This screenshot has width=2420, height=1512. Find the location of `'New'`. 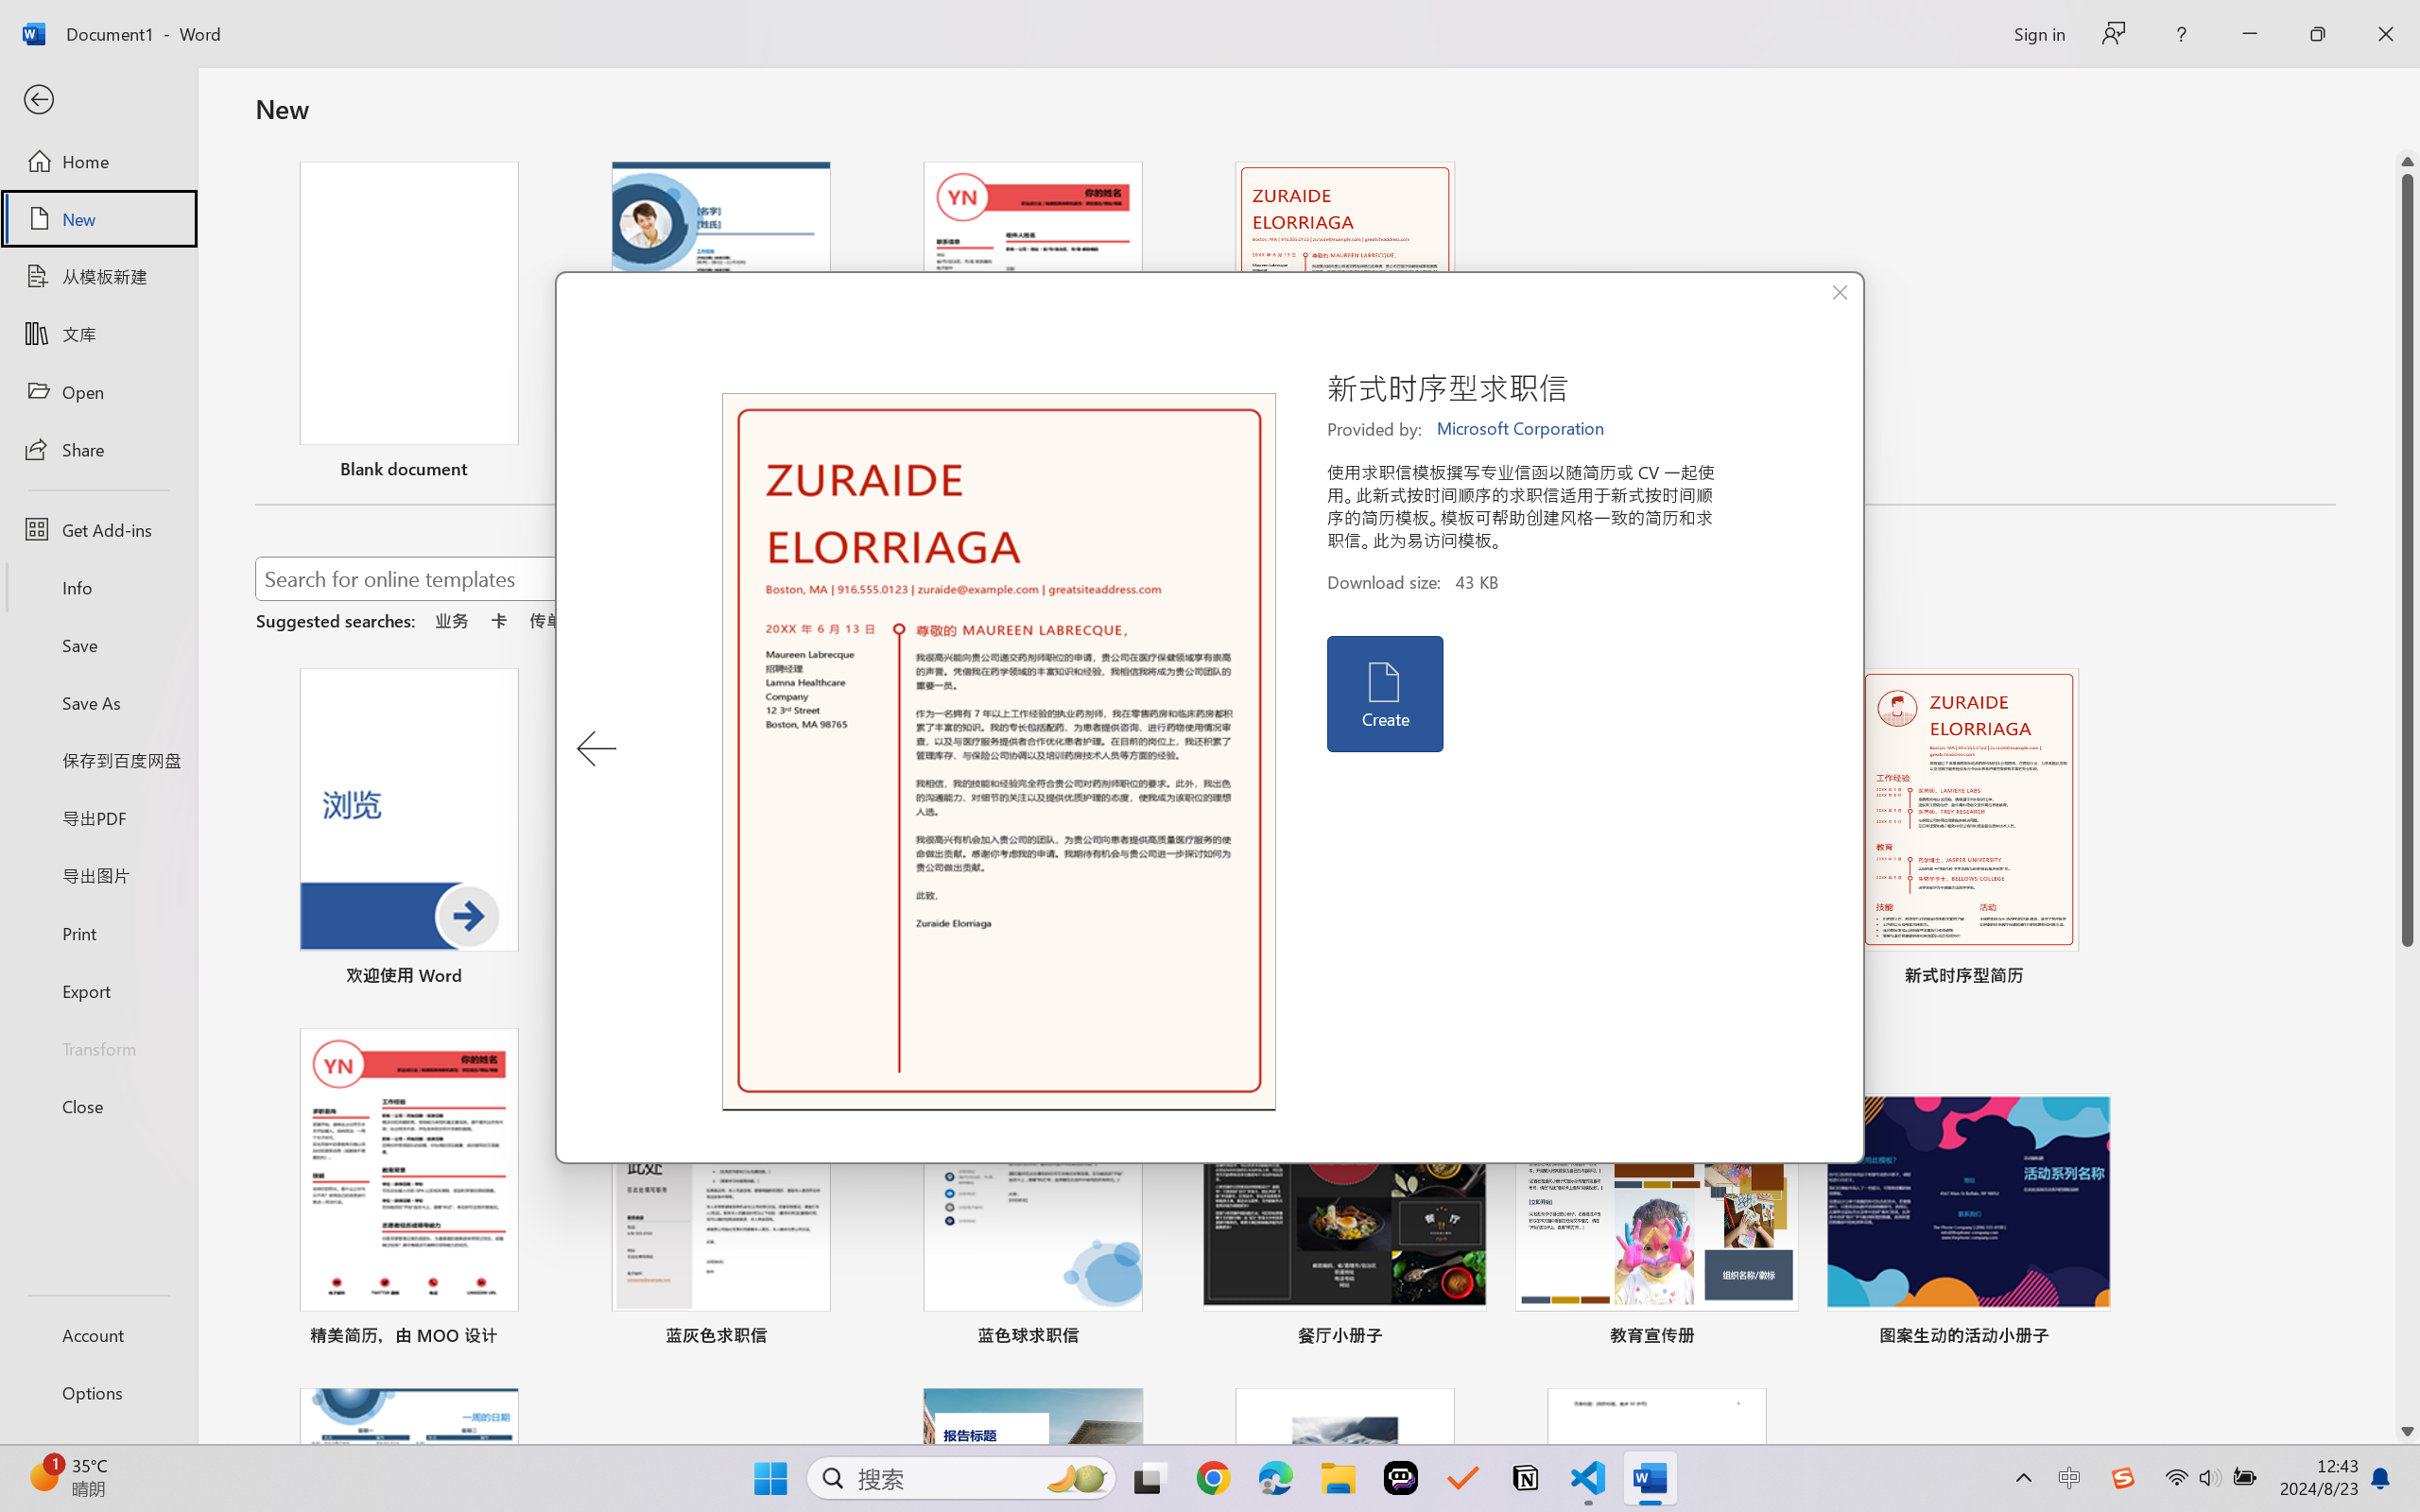

'New' is located at coordinates (97, 217).